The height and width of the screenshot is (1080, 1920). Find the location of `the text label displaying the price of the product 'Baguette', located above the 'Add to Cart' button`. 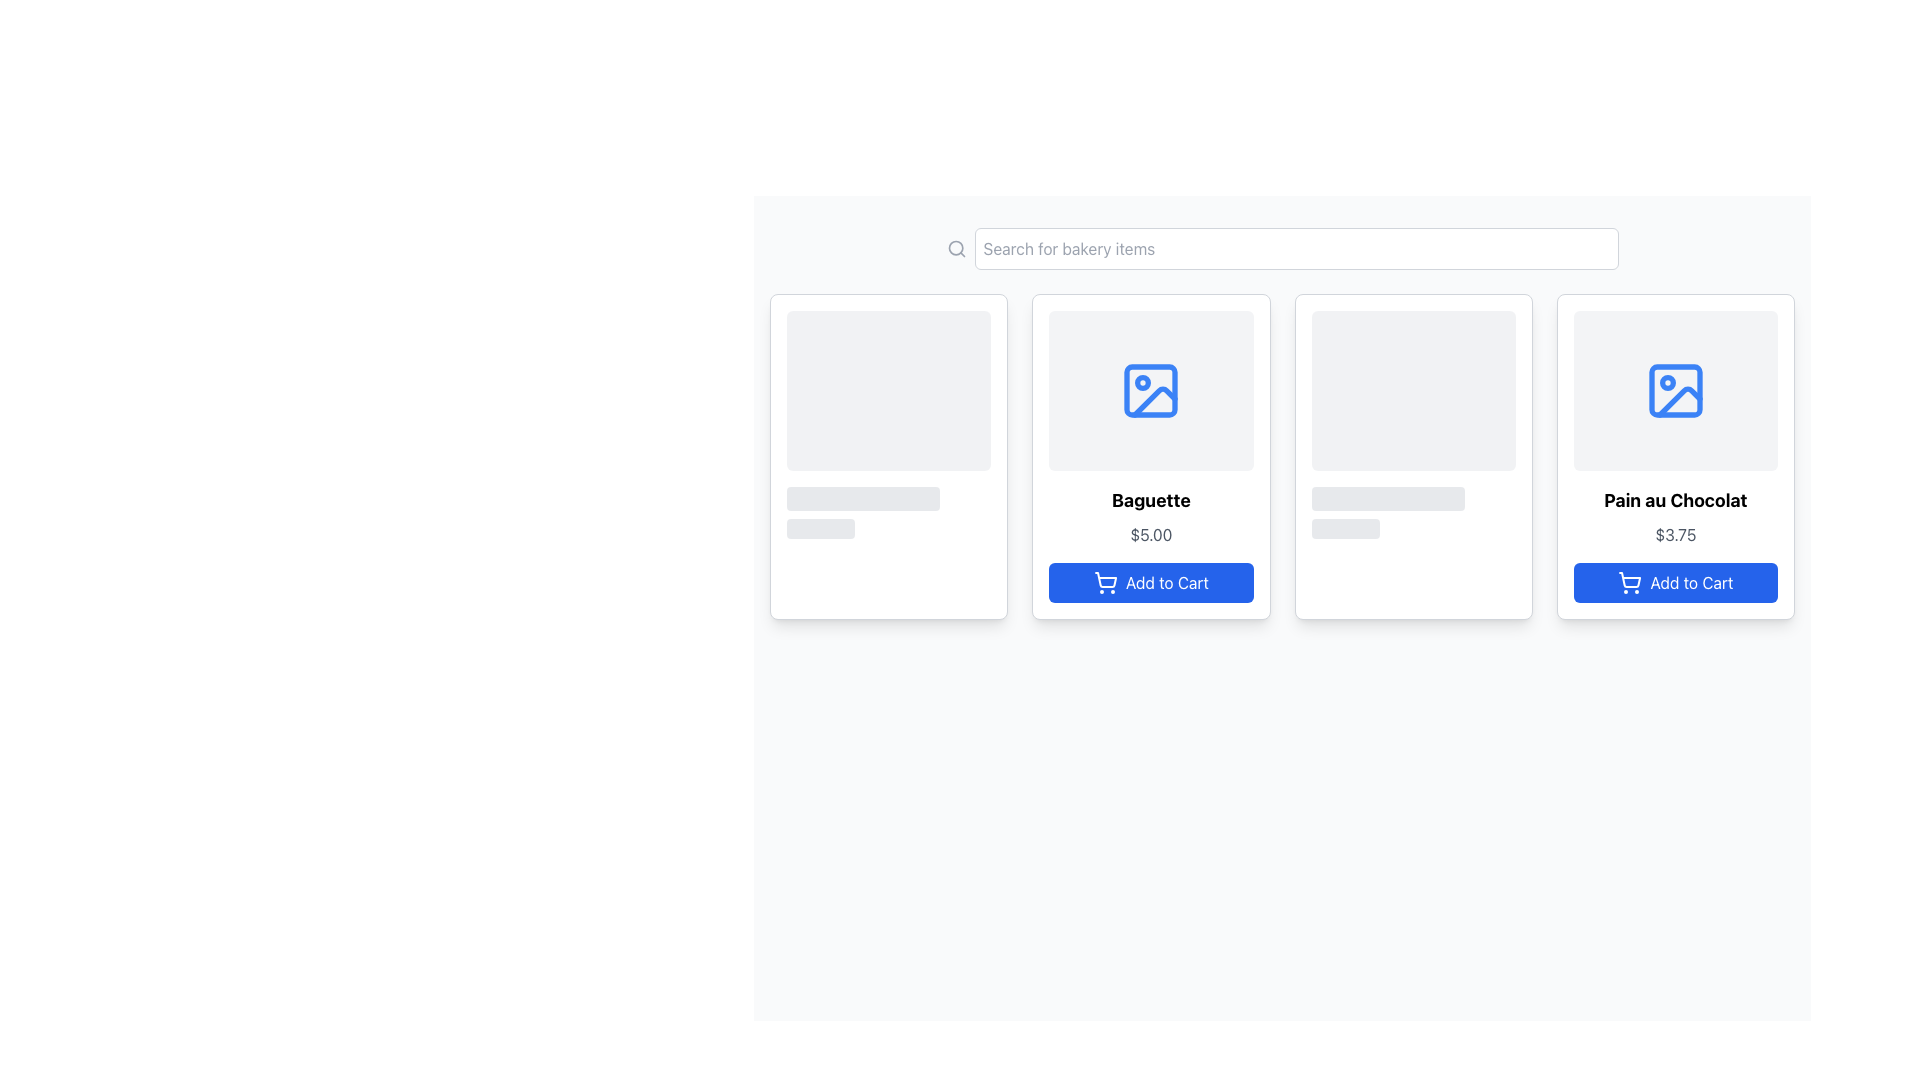

the text label displaying the price of the product 'Baguette', located above the 'Add to Cart' button is located at coordinates (1151, 534).